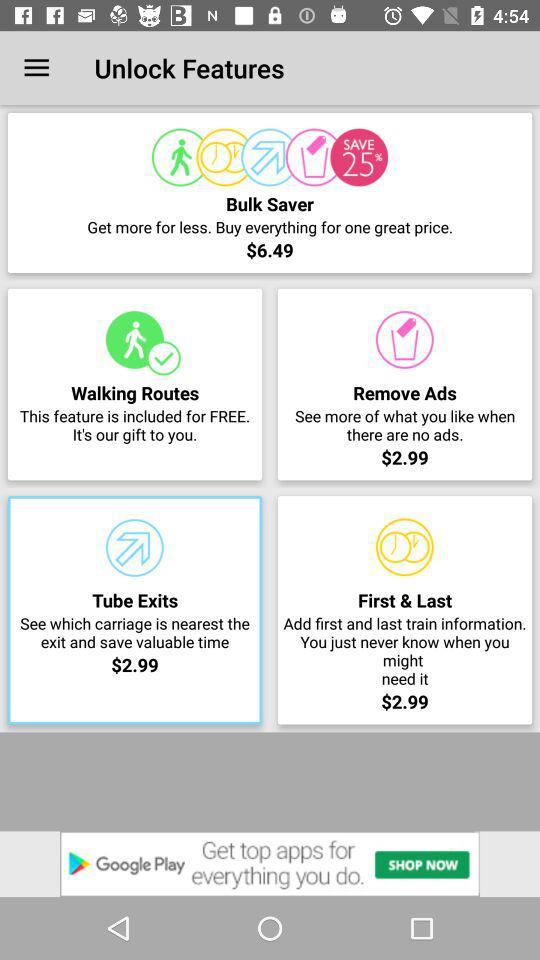  Describe the element at coordinates (36, 68) in the screenshot. I see `icon at the top left corner` at that location.